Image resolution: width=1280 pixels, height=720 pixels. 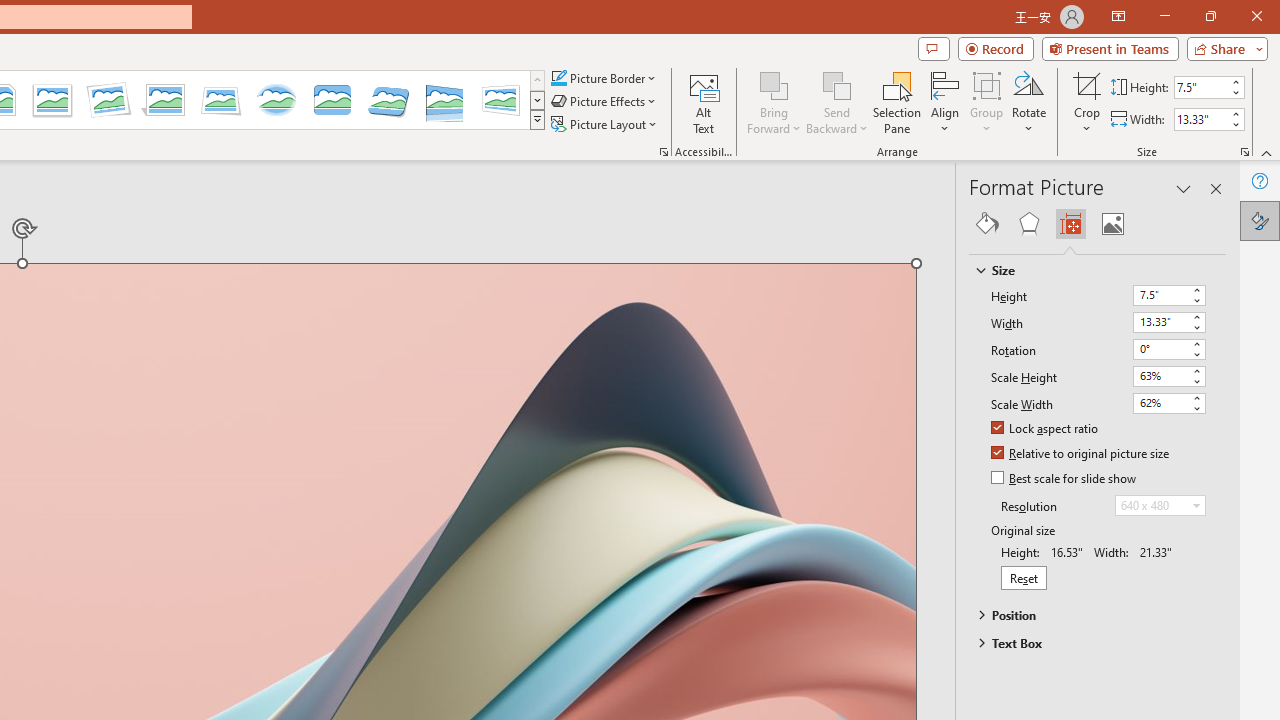 What do you see at coordinates (1117, 16) in the screenshot?
I see `'Ribbon Display Options'` at bounding box center [1117, 16].